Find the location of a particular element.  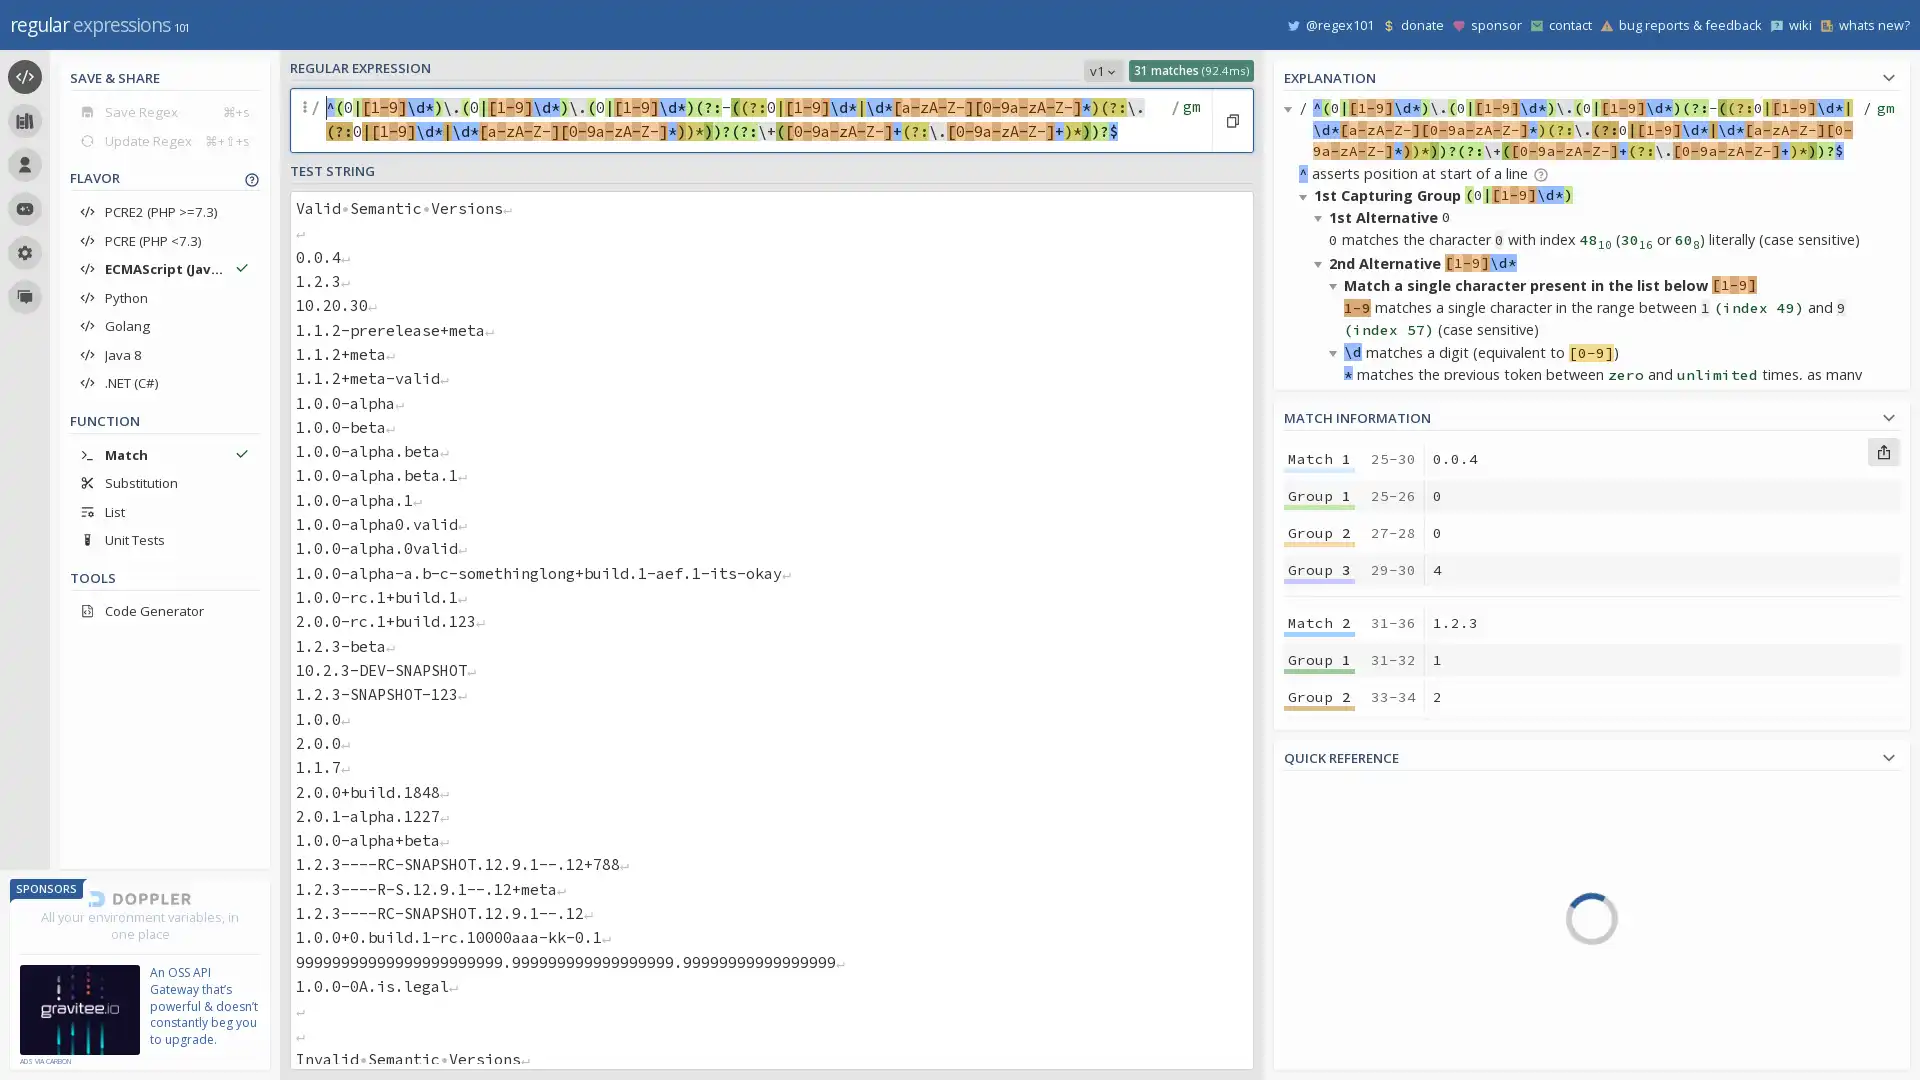

Update Regex ++s is located at coordinates (164, 139).